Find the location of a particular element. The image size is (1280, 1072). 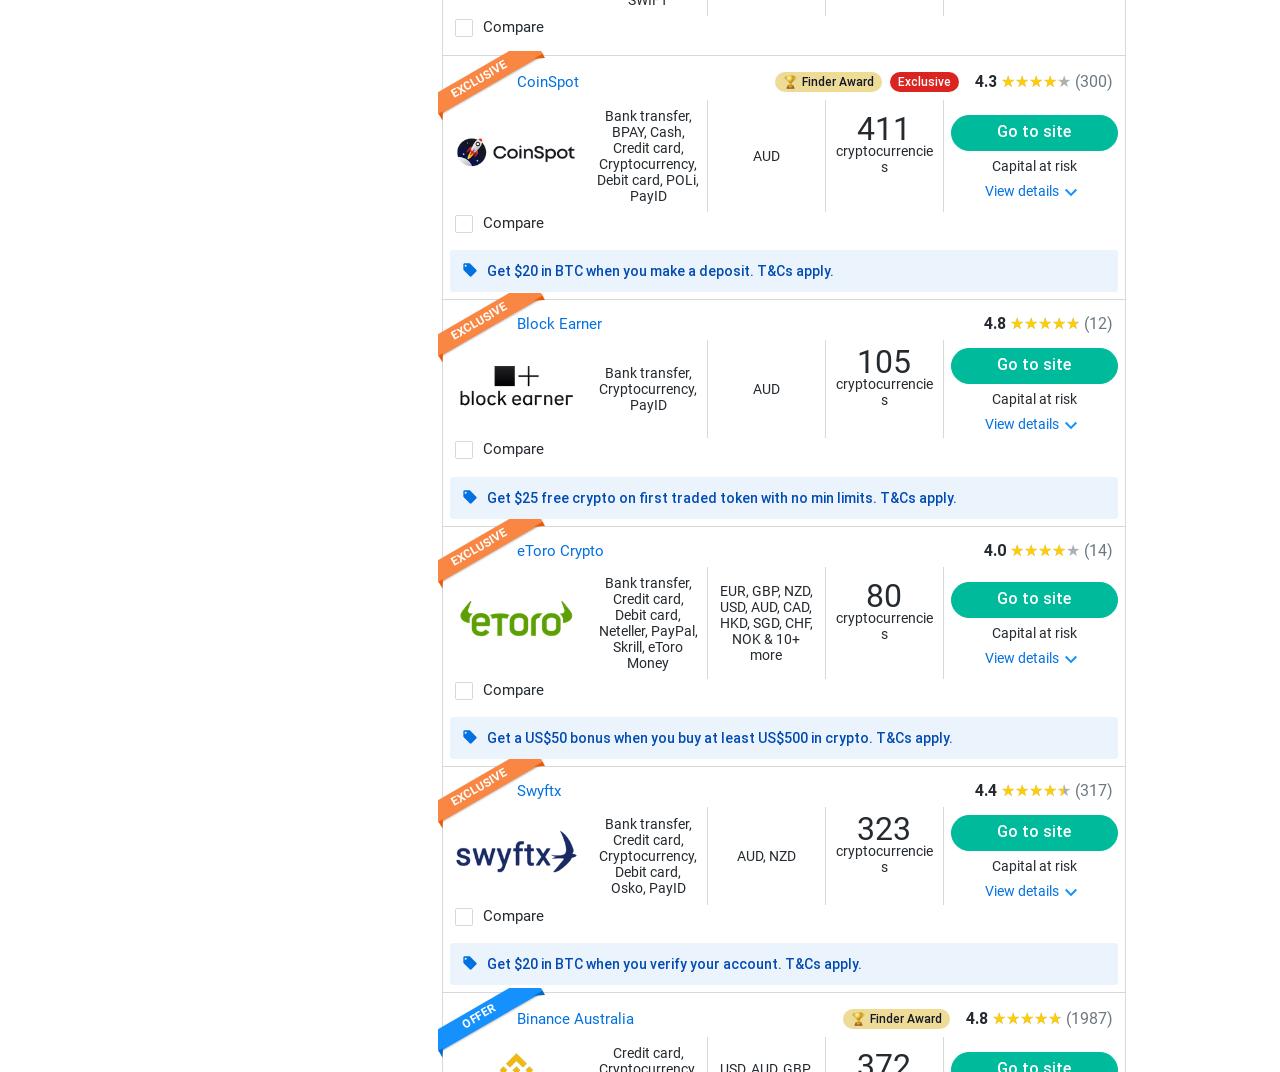

'Exclusive' is located at coordinates (897, 81).